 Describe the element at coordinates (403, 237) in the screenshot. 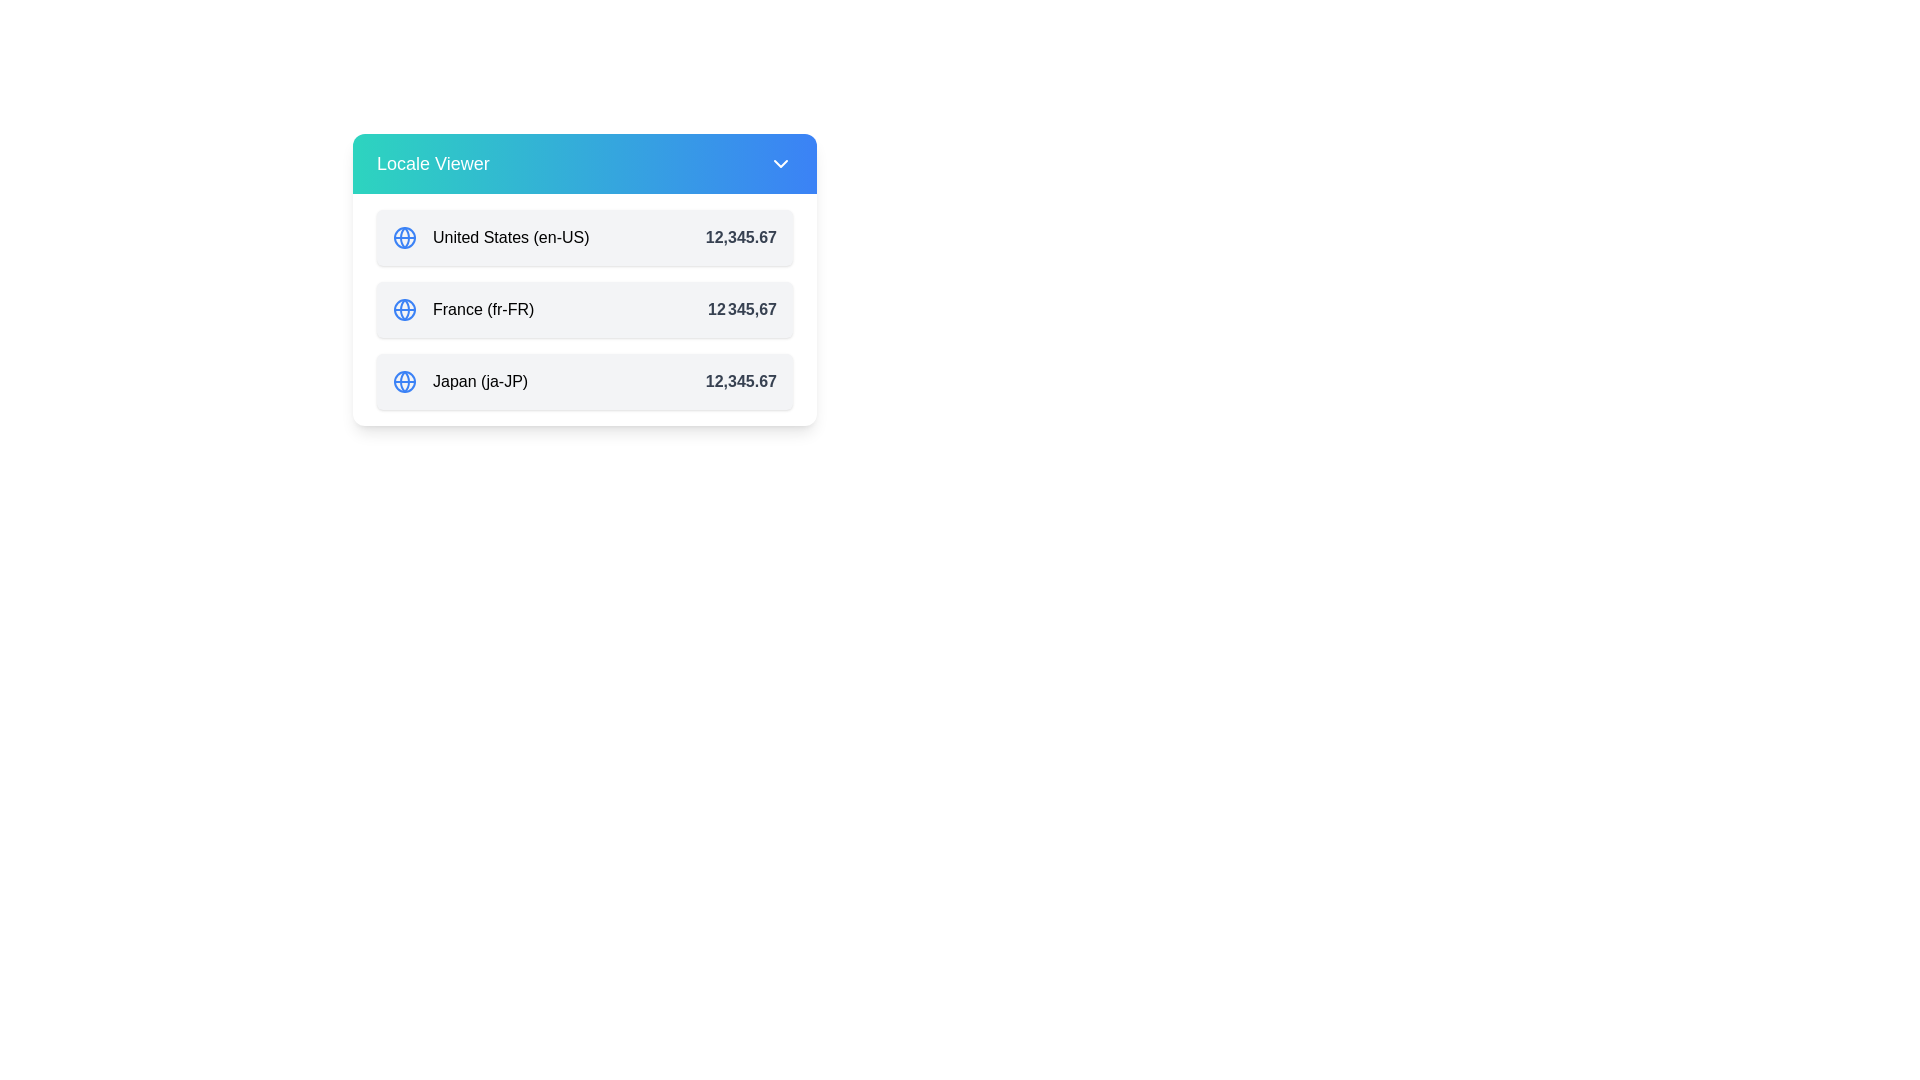

I see `the globe icon styled in blue with a circular outline and intersecting lines representing latitudes and longitudes, located next to the text 'United States (en-US)' in the 'Locale Viewer' menu` at that location.